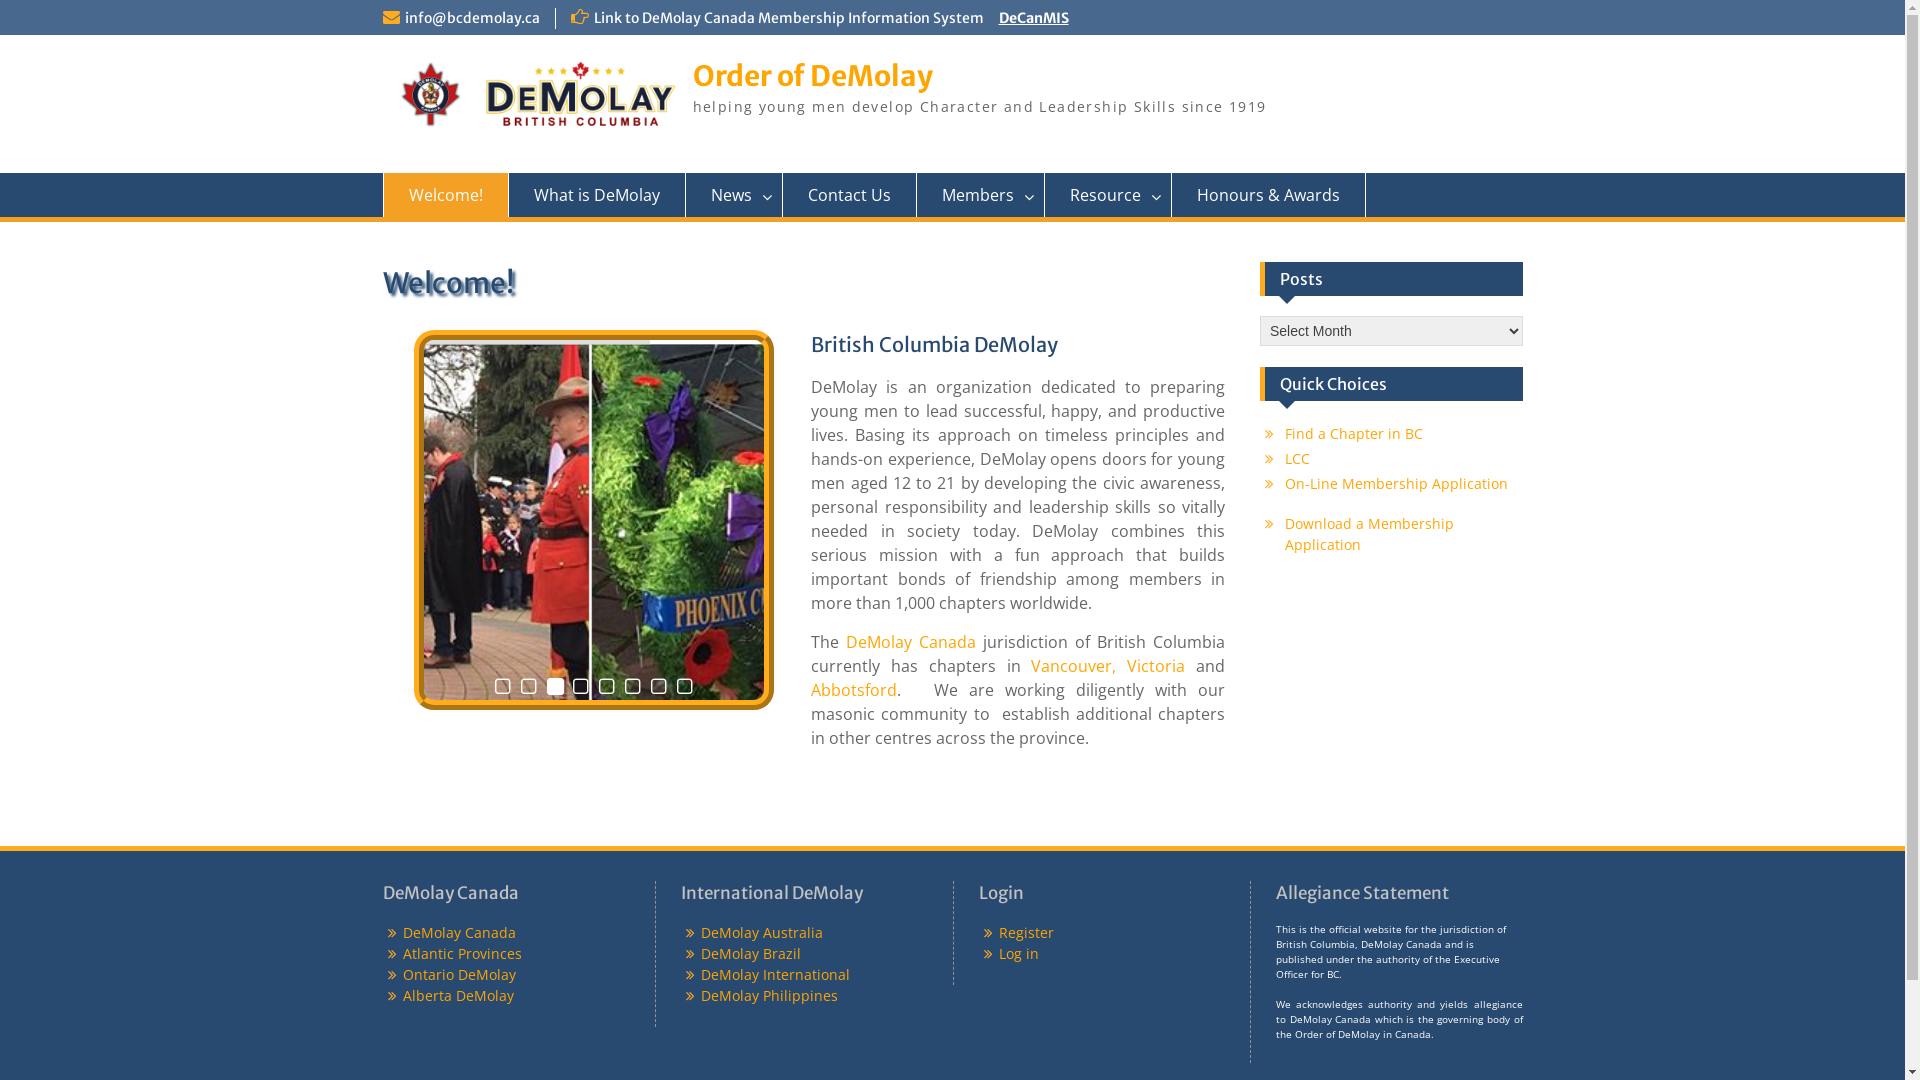 This screenshot has height=1080, width=1920. What do you see at coordinates (761, 932) in the screenshot?
I see `'DeMolay Australia'` at bounding box center [761, 932].